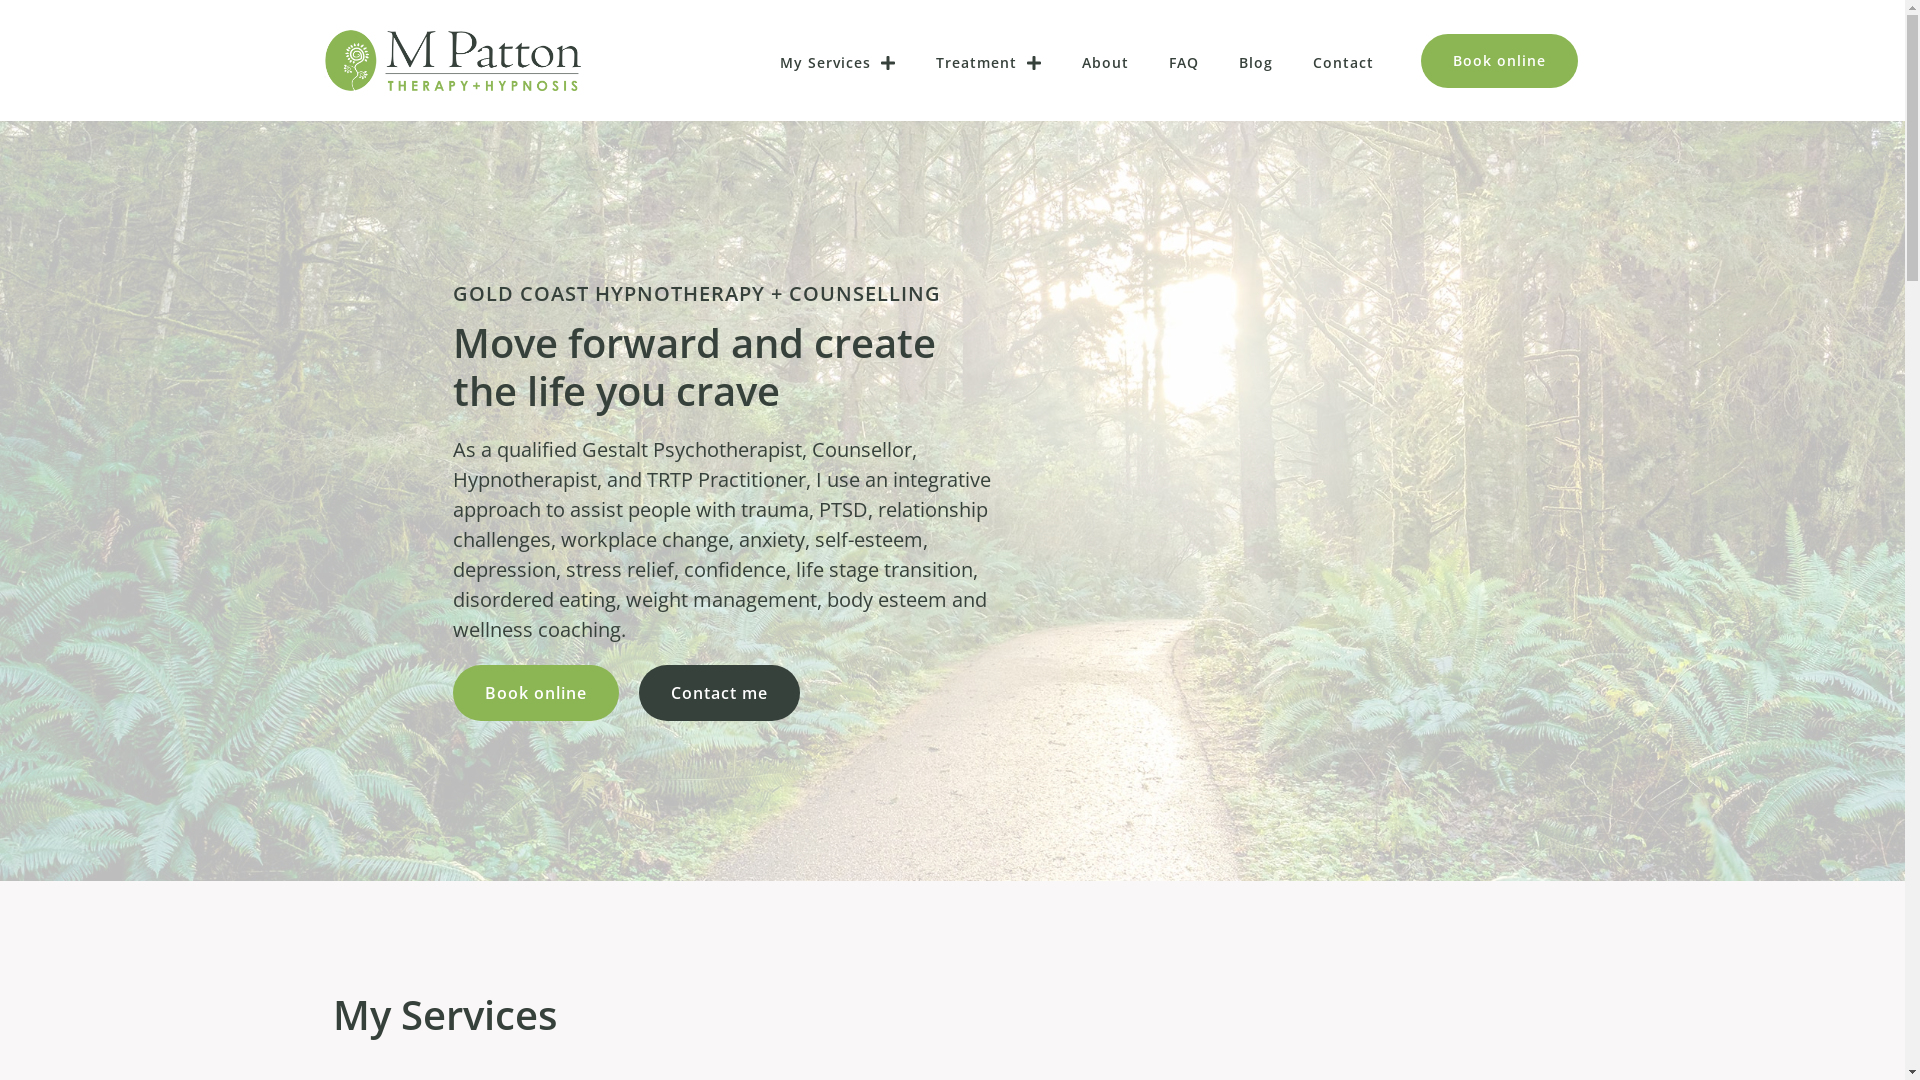 This screenshot has height=1080, width=1920. What do you see at coordinates (1182, 61) in the screenshot?
I see `'FAQ'` at bounding box center [1182, 61].